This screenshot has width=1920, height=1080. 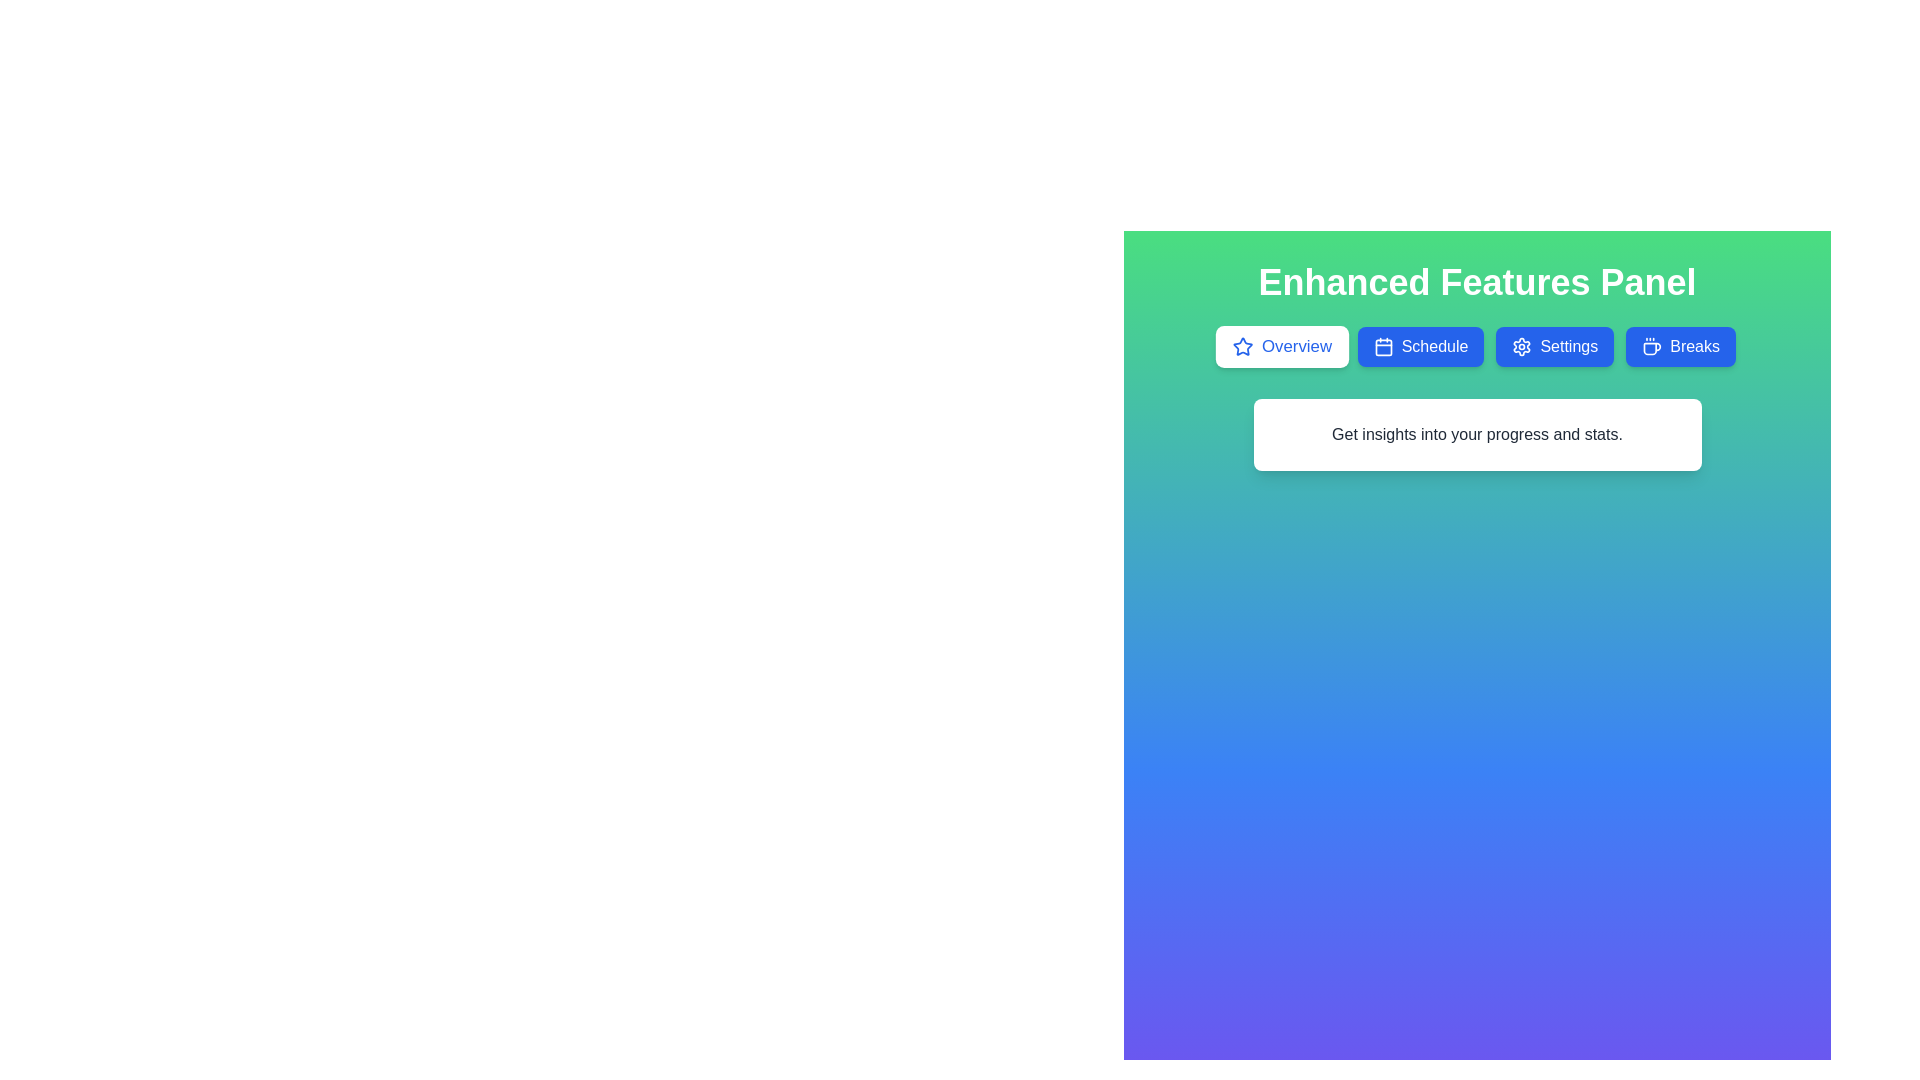 What do you see at coordinates (1382, 346) in the screenshot?
I see `the calendar icon within the 'Schedule' button, which is the second button from the left in the row of buttons near the top of the interface` at bounding box center [1382, 346].